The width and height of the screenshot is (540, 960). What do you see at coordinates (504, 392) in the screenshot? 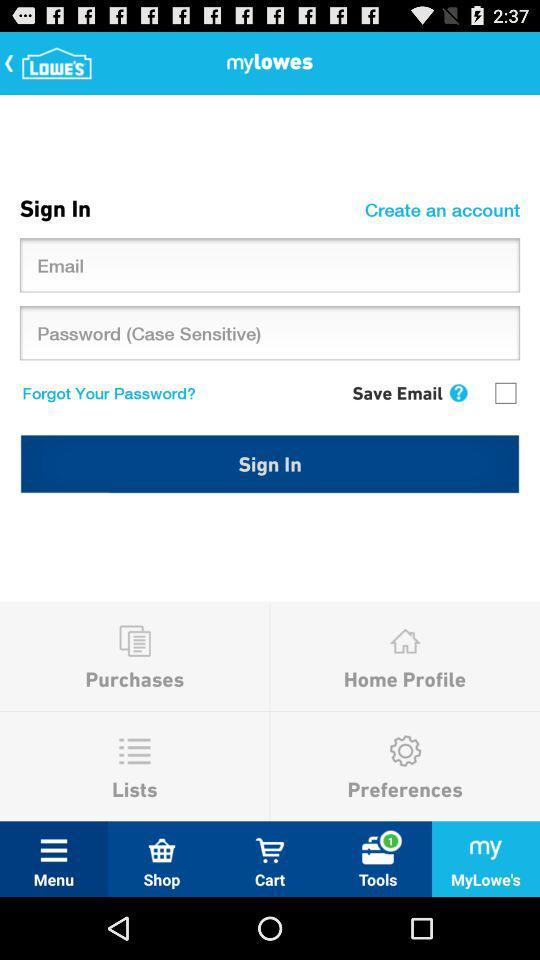
I see `the icon above sign in` at bounding box center [504, 392].